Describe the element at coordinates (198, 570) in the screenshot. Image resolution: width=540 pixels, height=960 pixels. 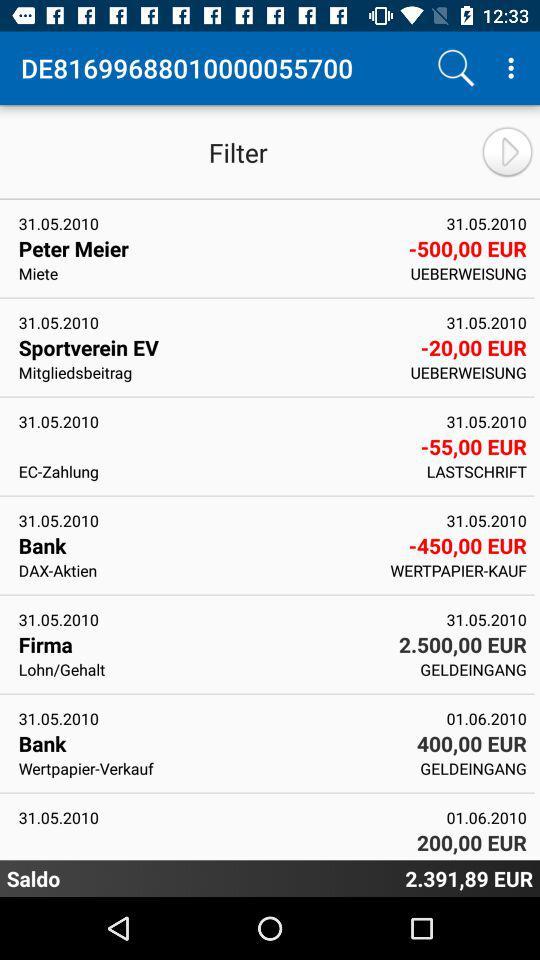
I see `the icon to the left of wertpapier-kauf icon` at that location.